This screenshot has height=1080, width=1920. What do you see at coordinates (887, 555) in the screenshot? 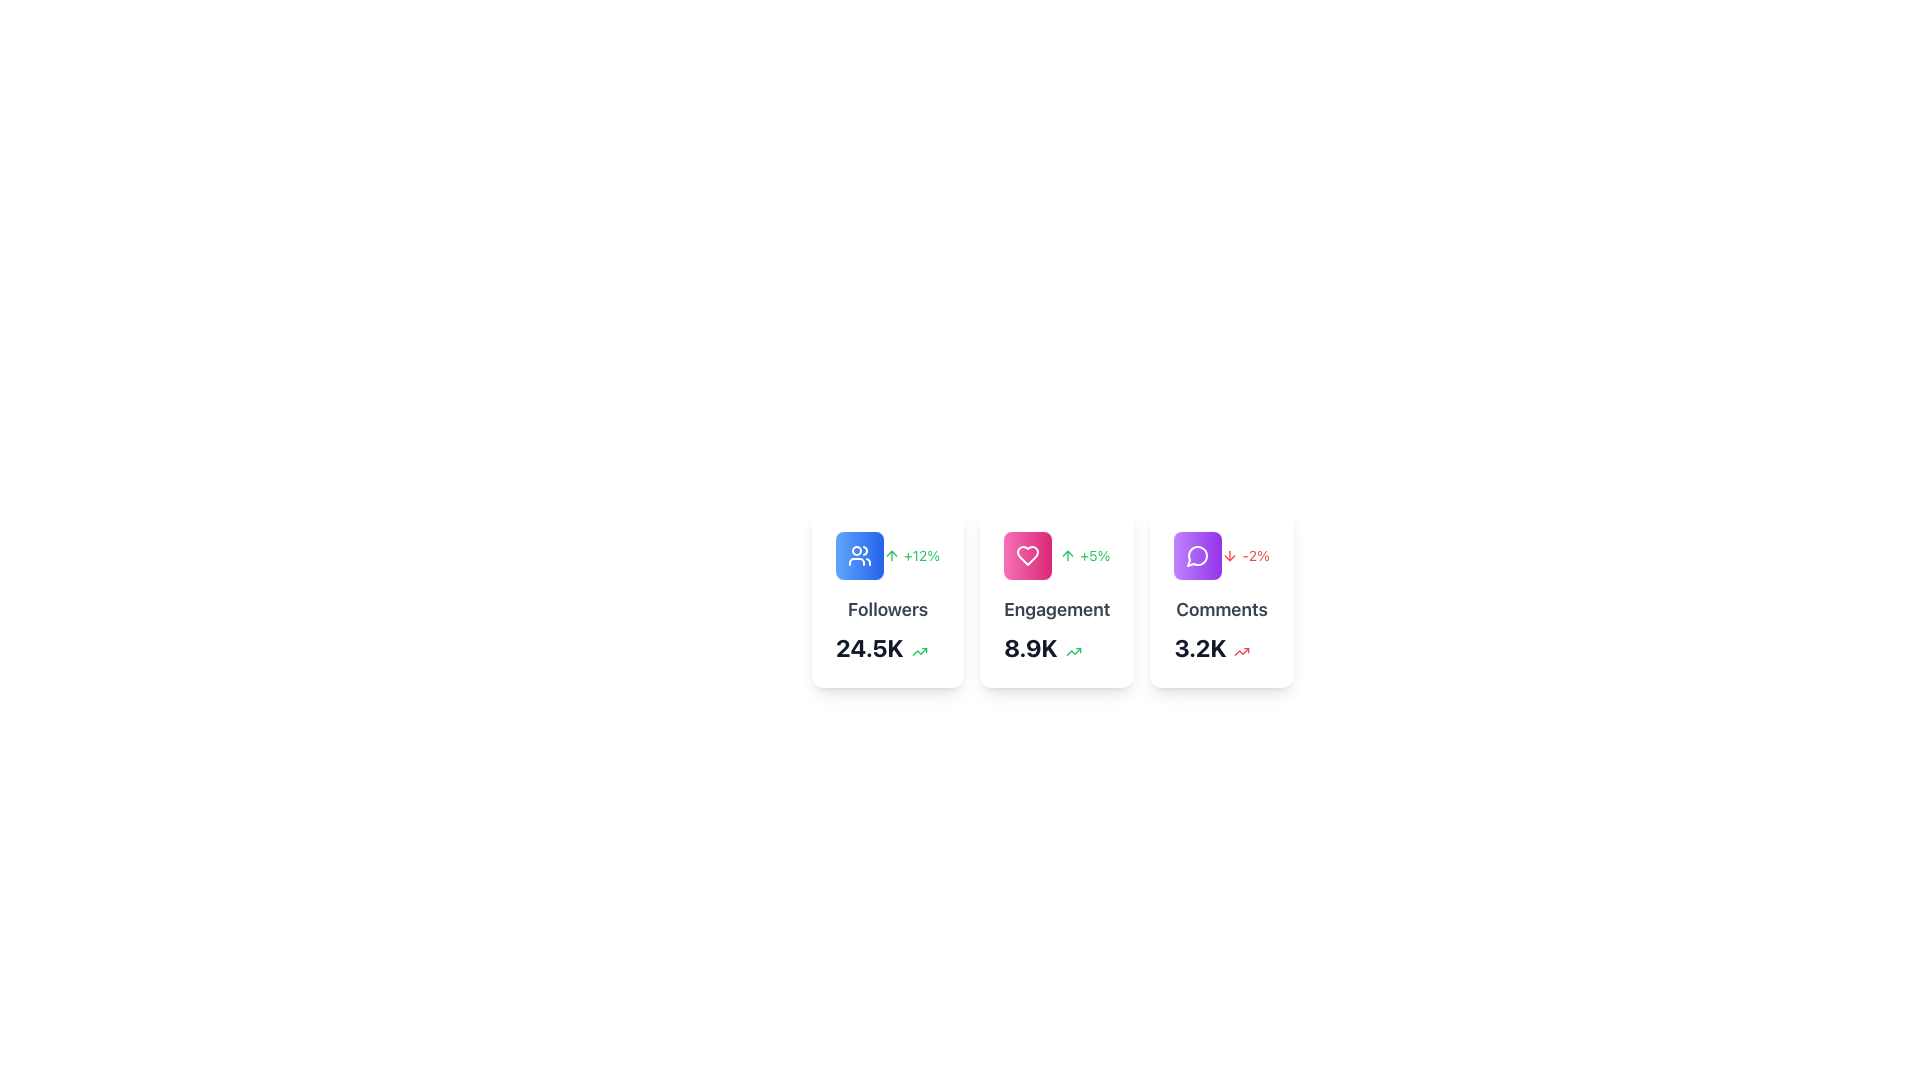
I see `the positive change indicator for the 'Followers' metric, which shows a 12% growth, located in the top section of the card displaying 'Followers' statistics` at bounding box center [887, 555].